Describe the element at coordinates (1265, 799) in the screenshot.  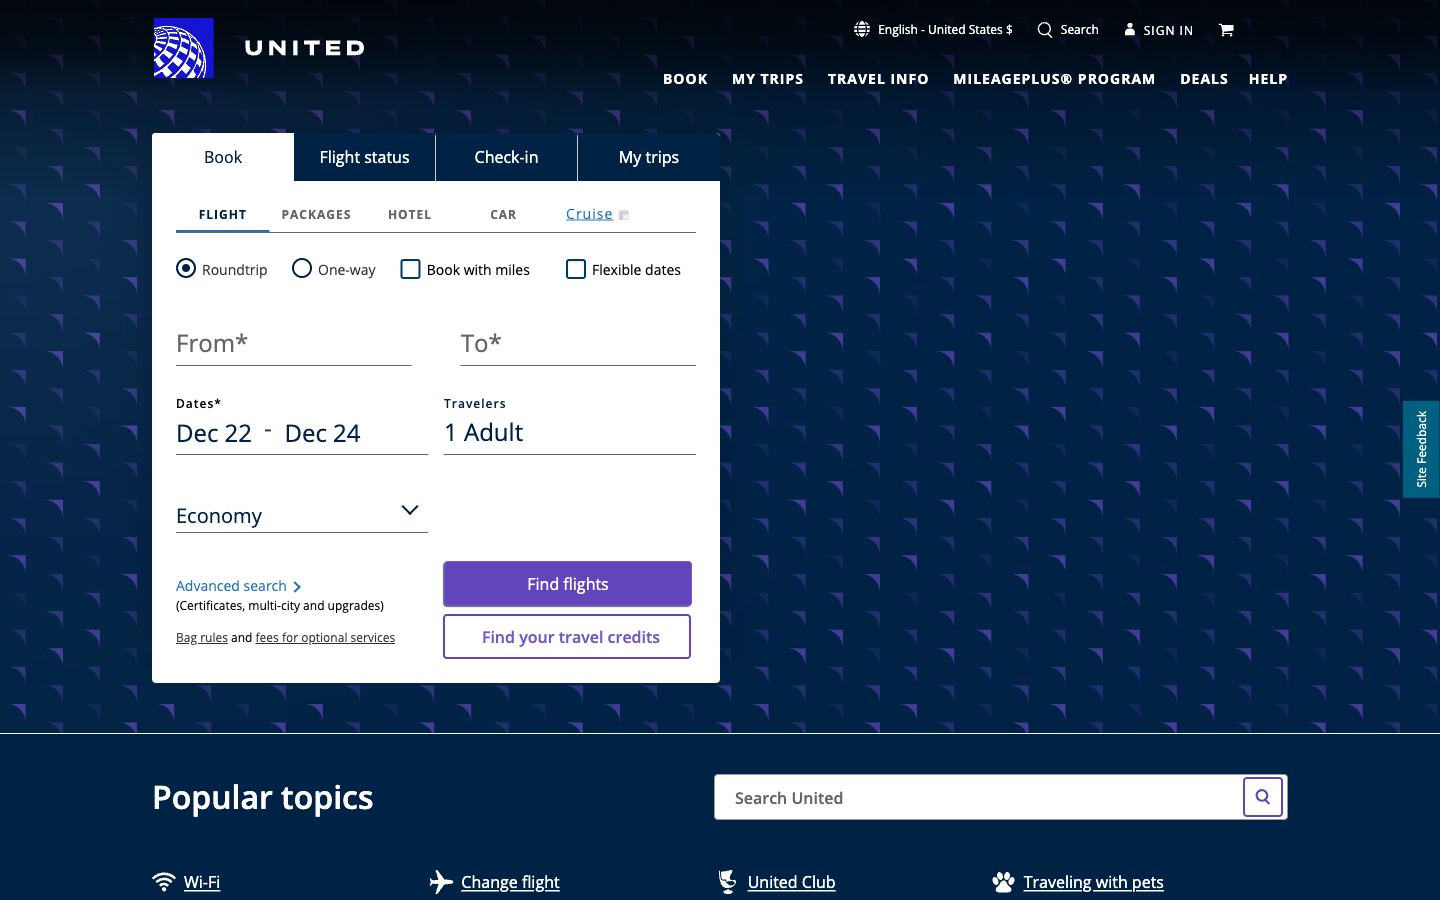
I see `Scan for Taiwan Airline Tickets` at that location.